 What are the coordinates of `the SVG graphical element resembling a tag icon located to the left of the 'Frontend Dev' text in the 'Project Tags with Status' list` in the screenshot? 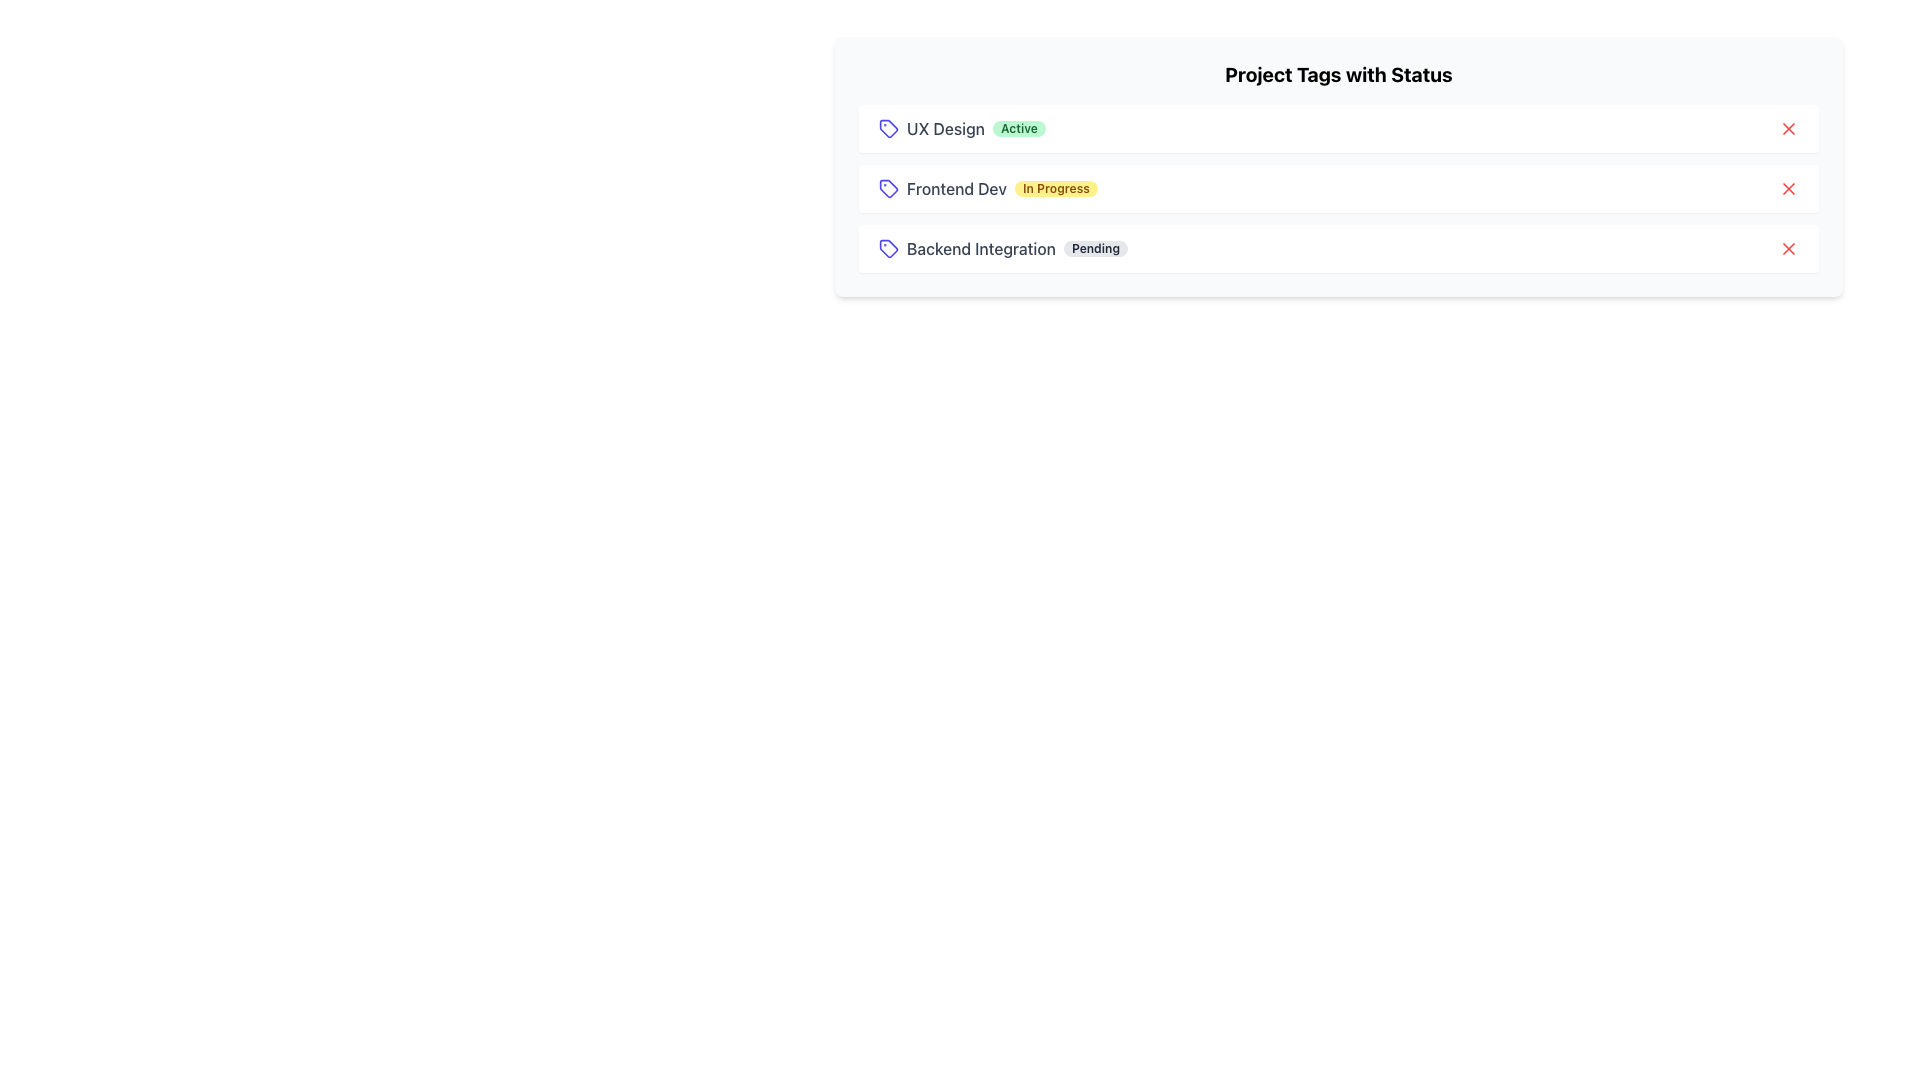 It's located at (887, 189).